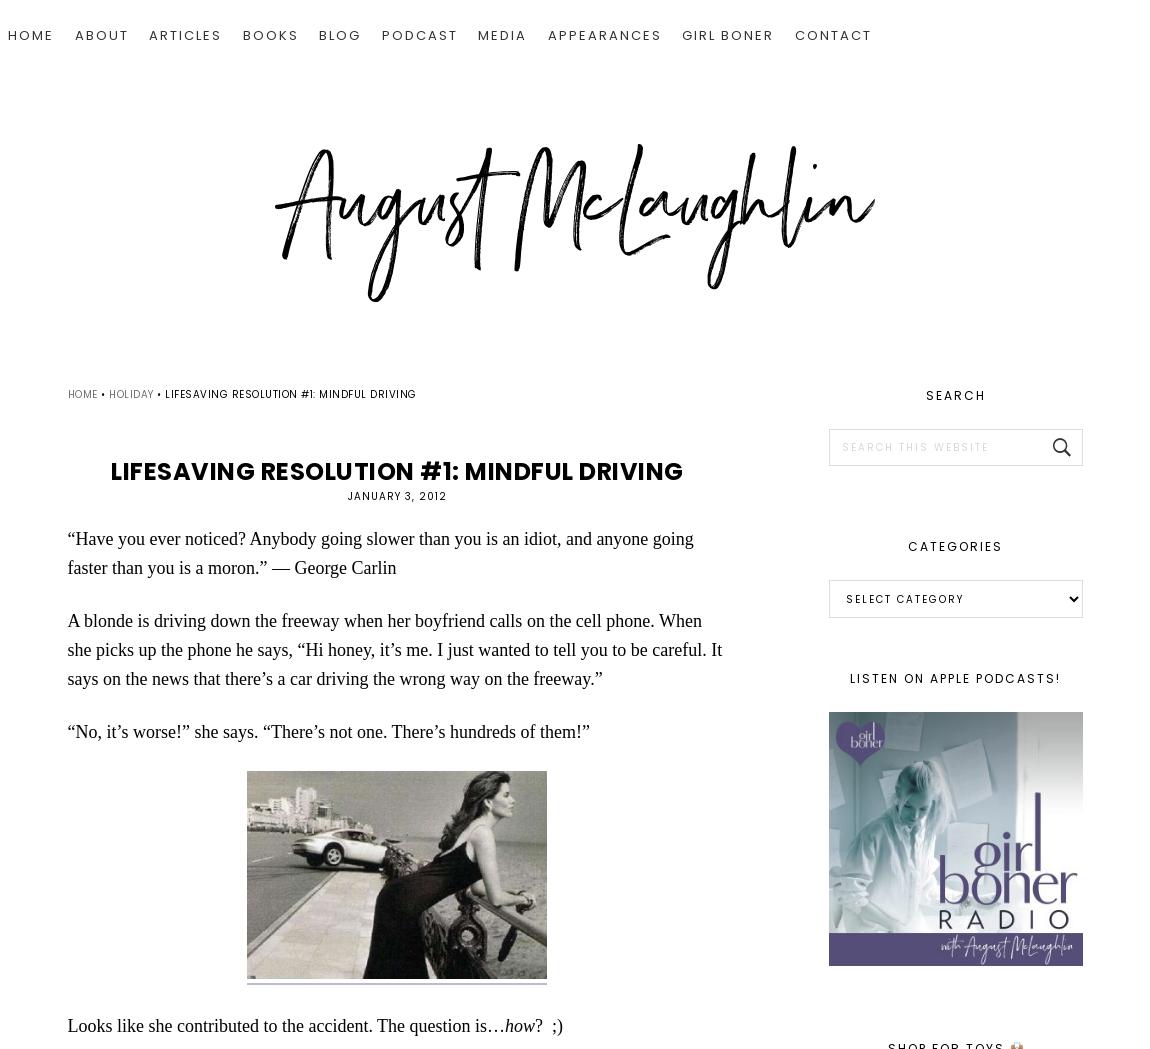  I want to click on 'ARTICLES', so click(184, 34).